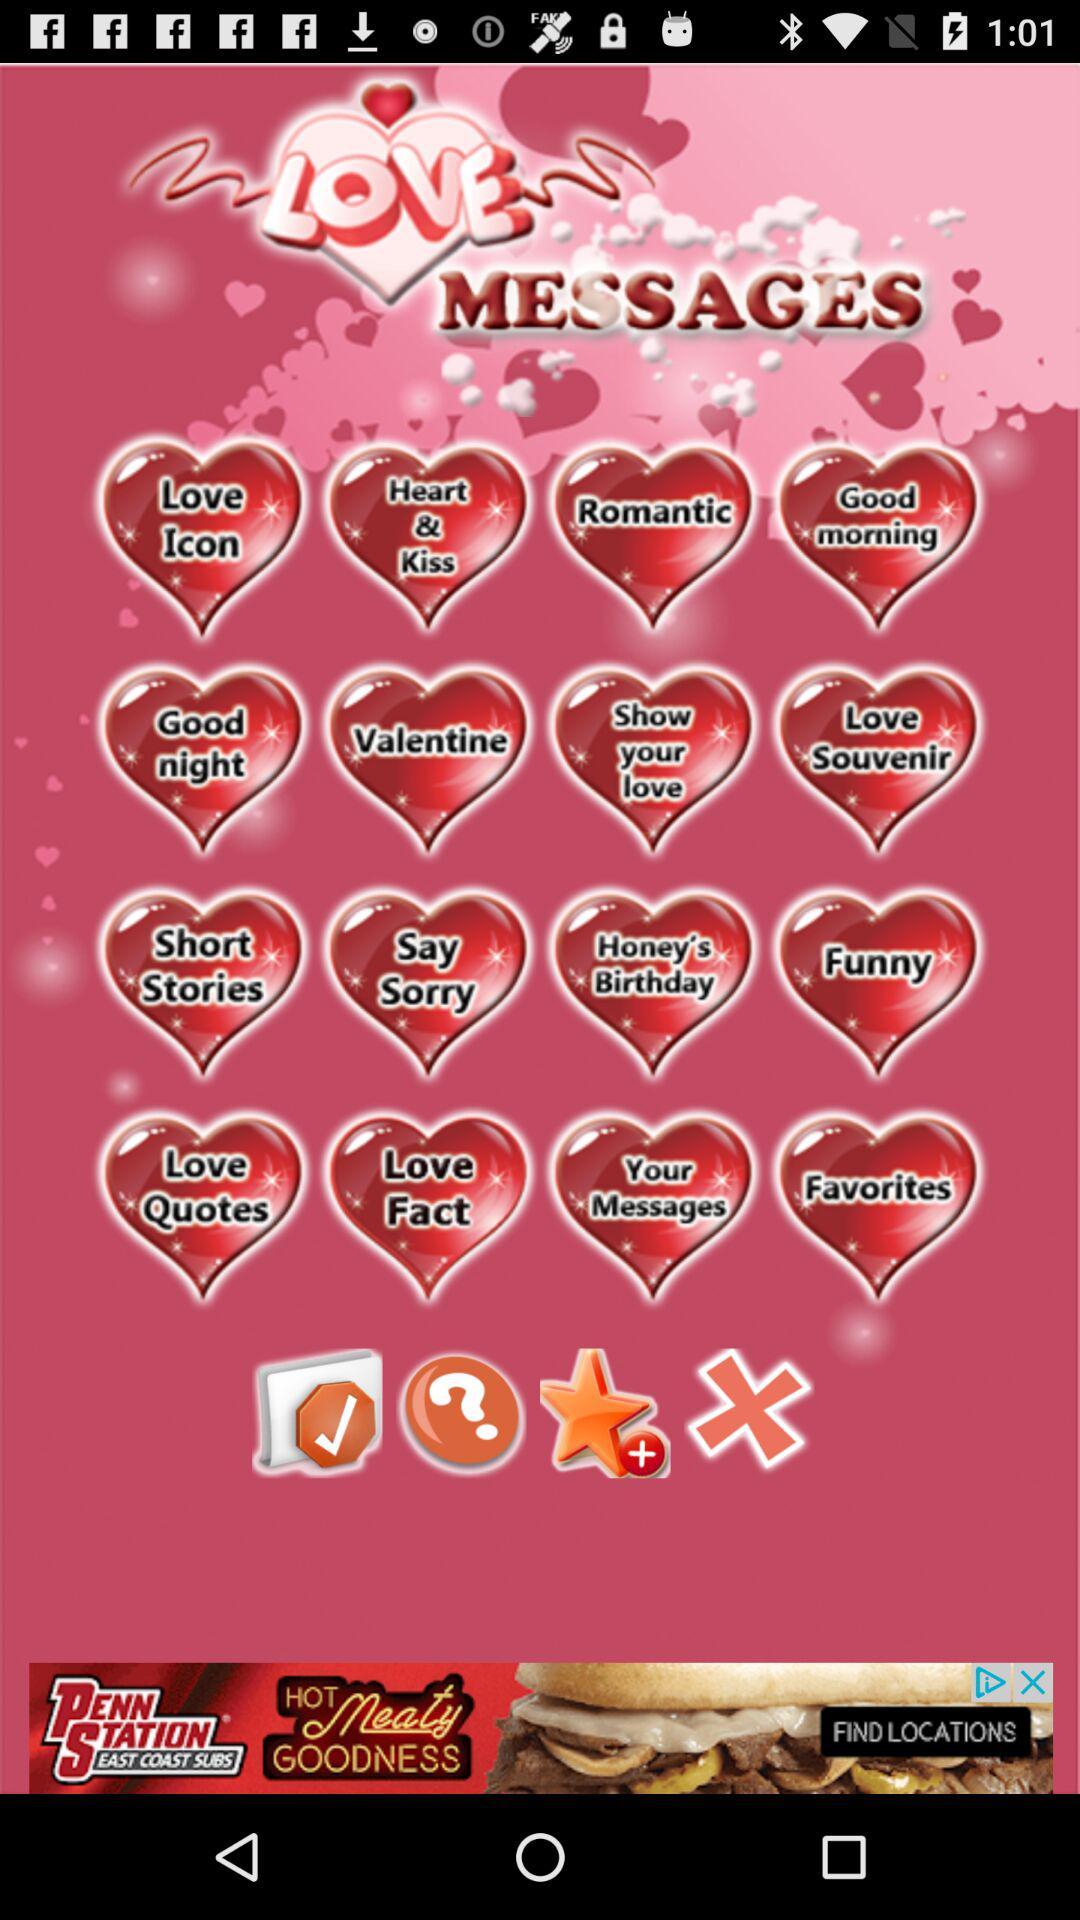  Describe the element at coordinates (540, 1727) in the screenshot. I see `open penn station advertisement` at that location.